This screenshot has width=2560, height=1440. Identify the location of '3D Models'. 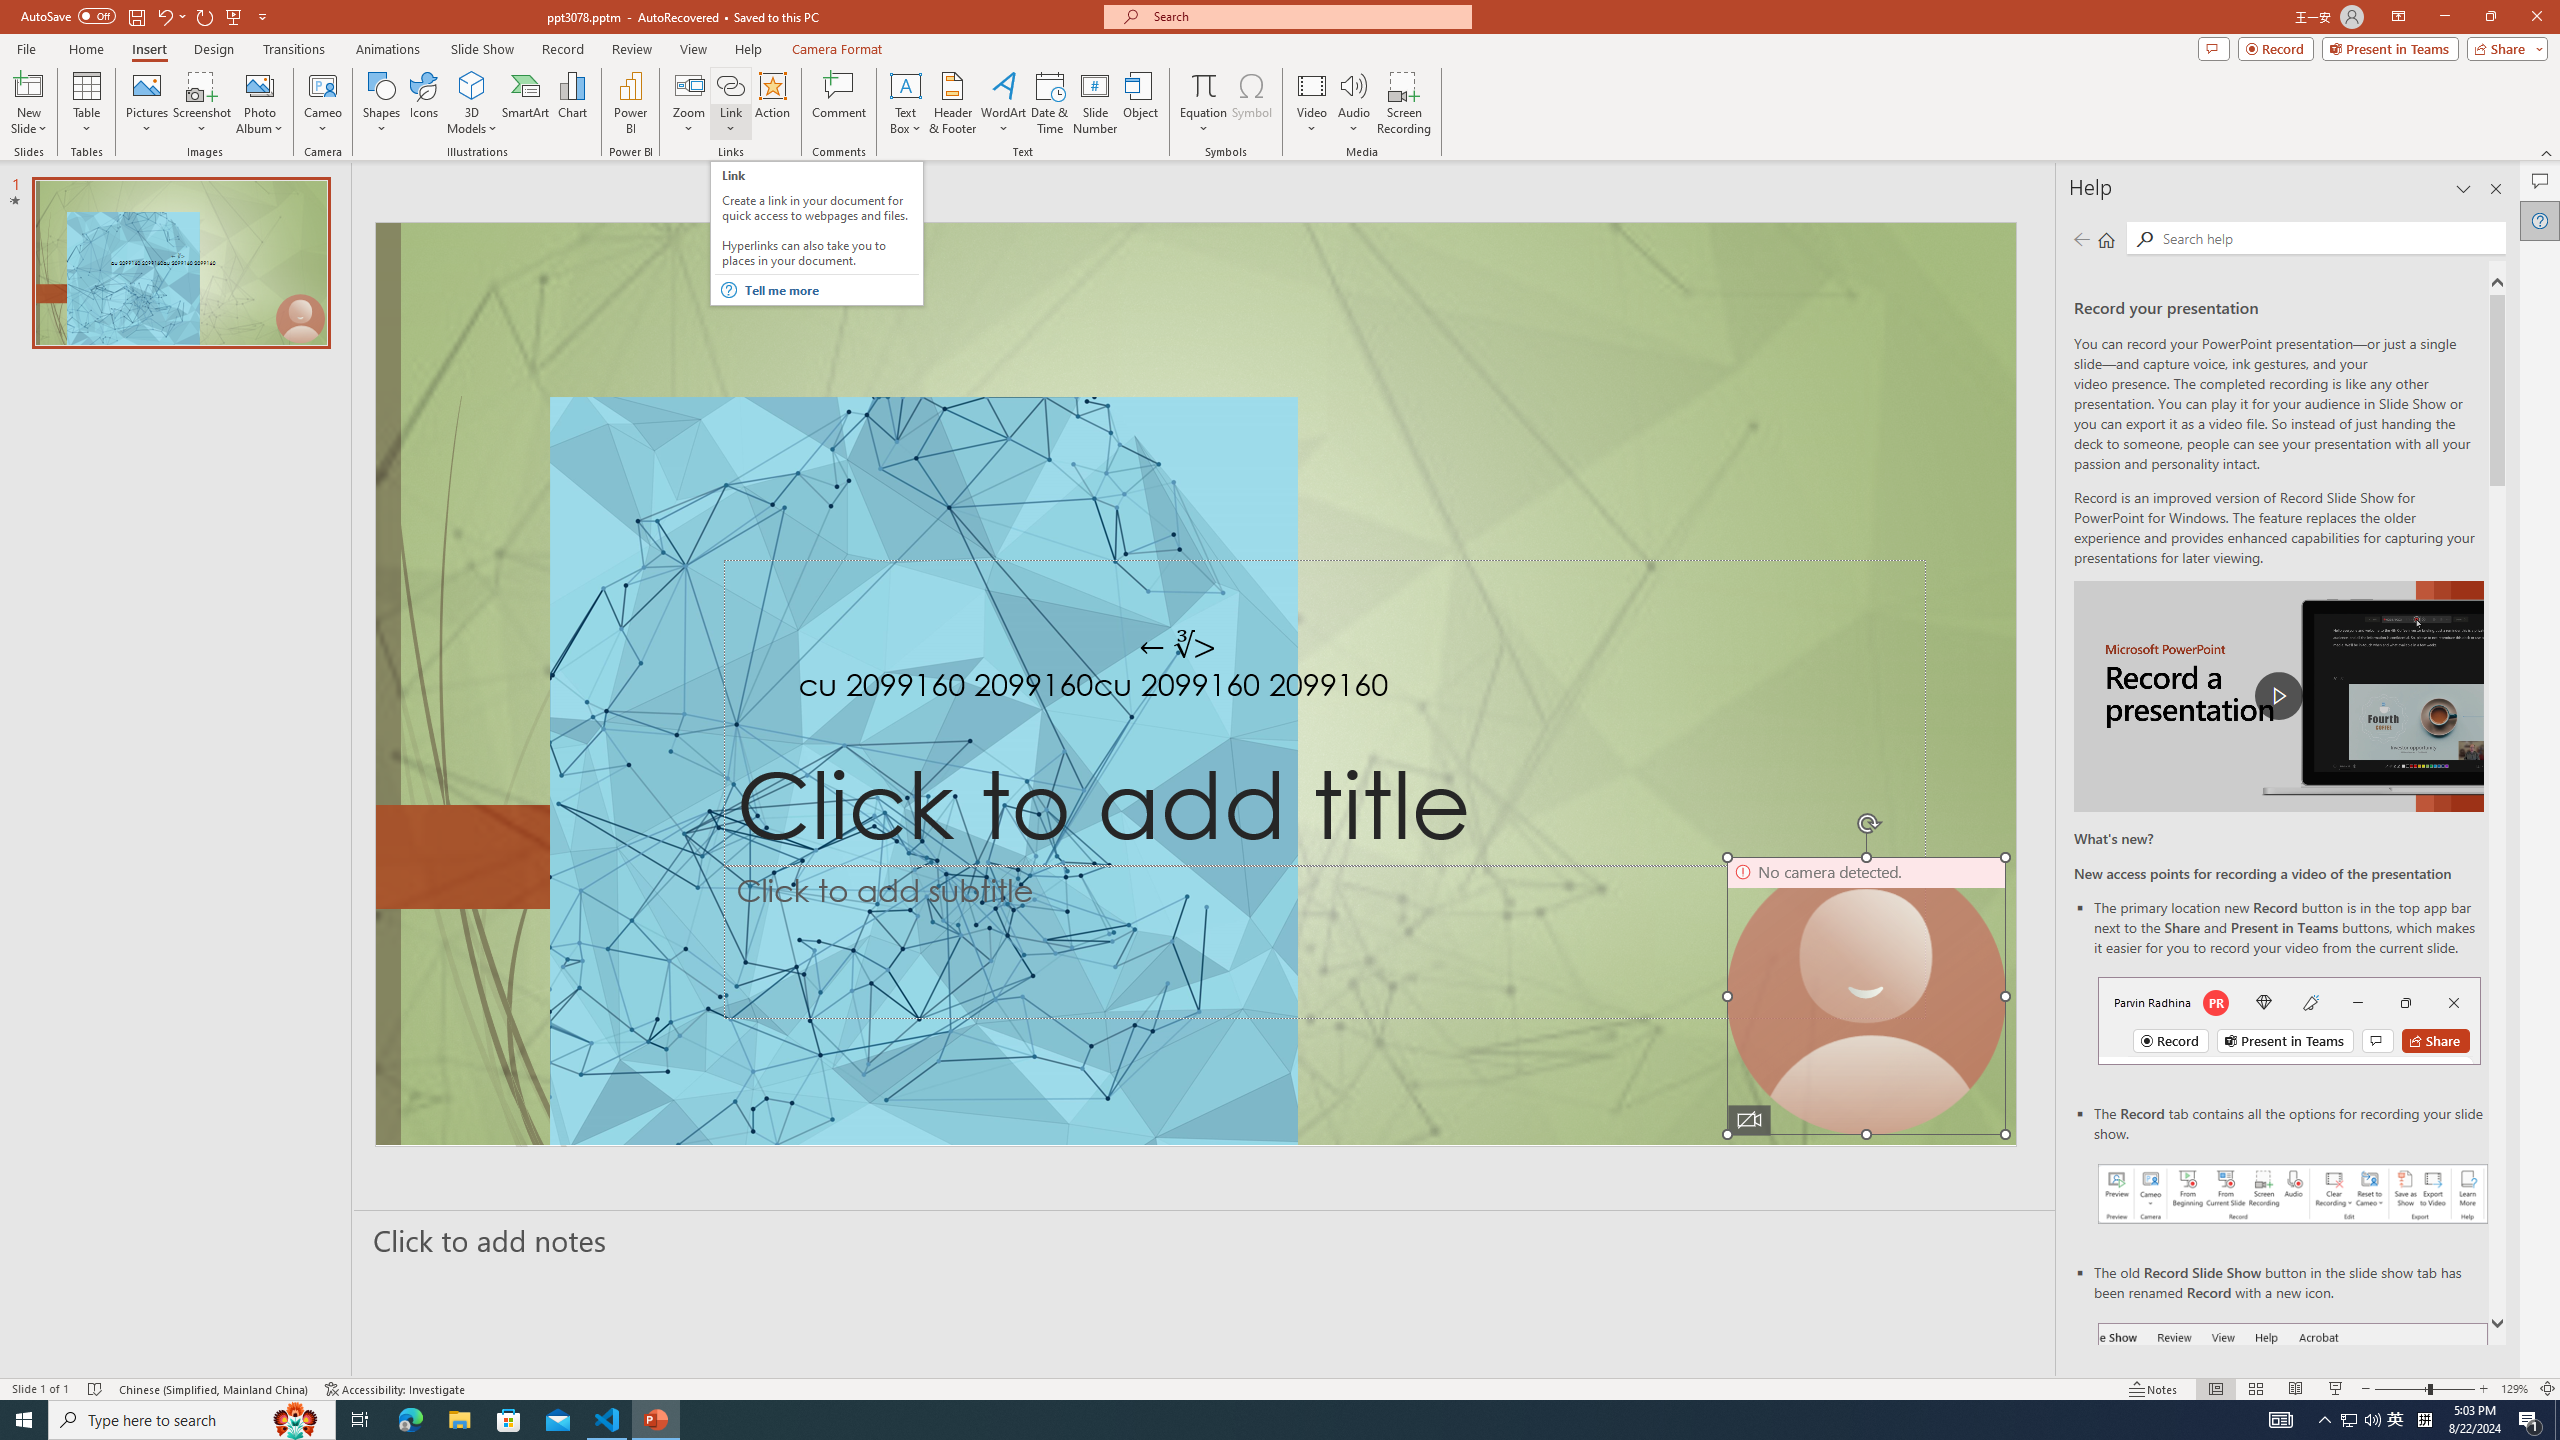
(472, 103).